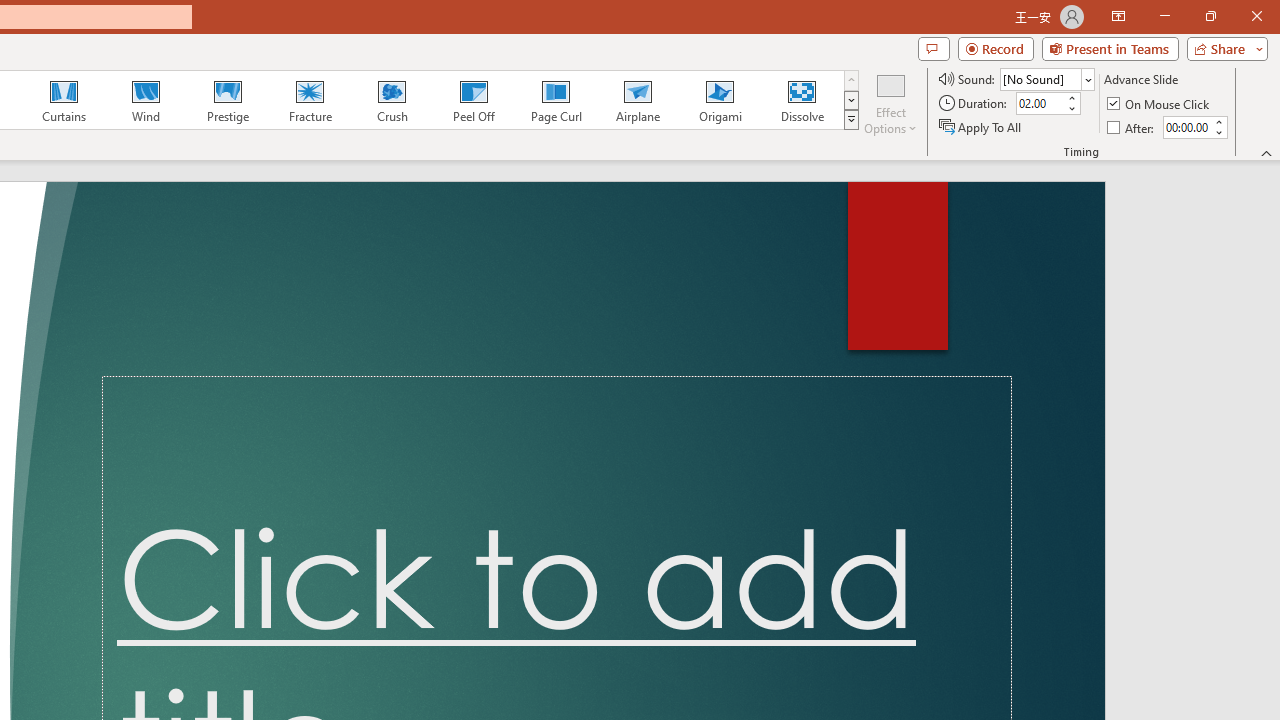 This screenshot has width=1280, height=720. What do you see at coordinates (391, 100) in the screenshot?
I see `'Crush'` at bounding box center [391, 100].